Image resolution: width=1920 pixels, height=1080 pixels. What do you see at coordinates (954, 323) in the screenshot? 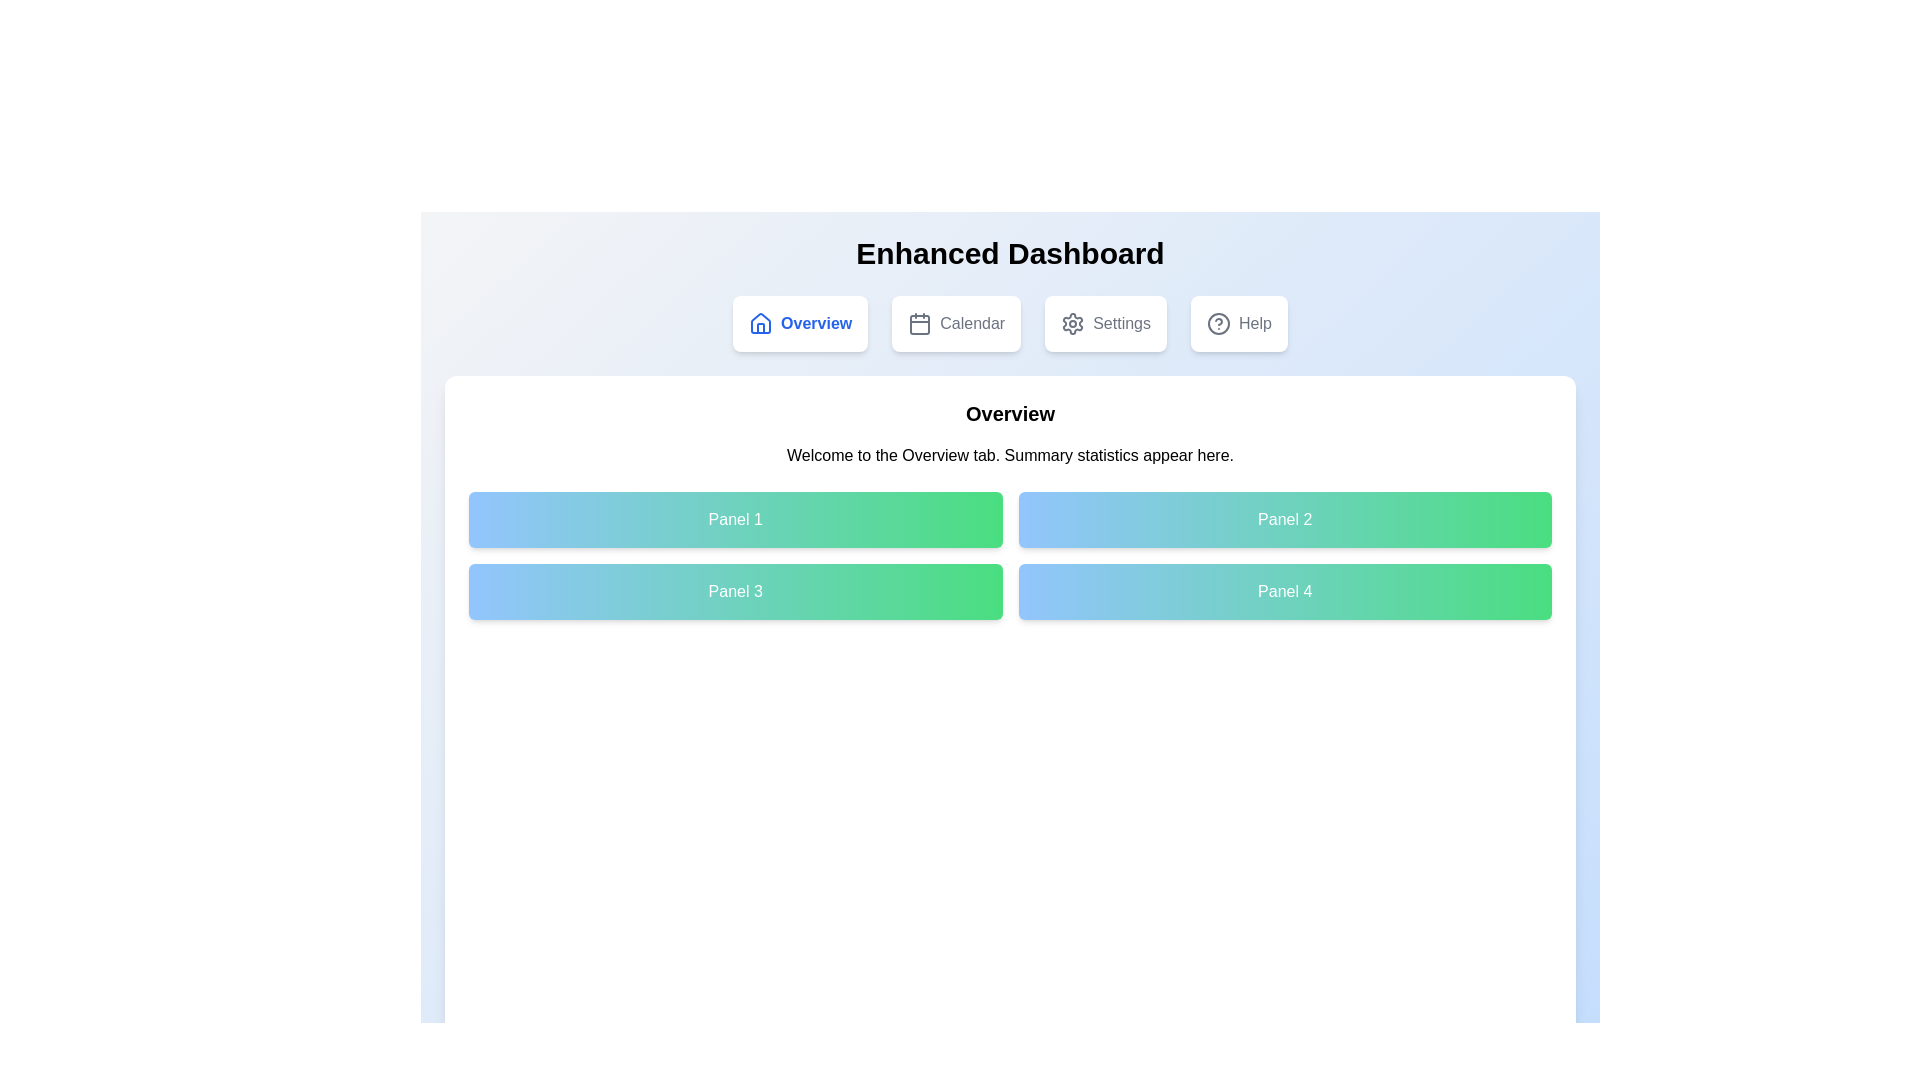
I see `the Calendar tab to explore its content` at bounding box center [954, 323].